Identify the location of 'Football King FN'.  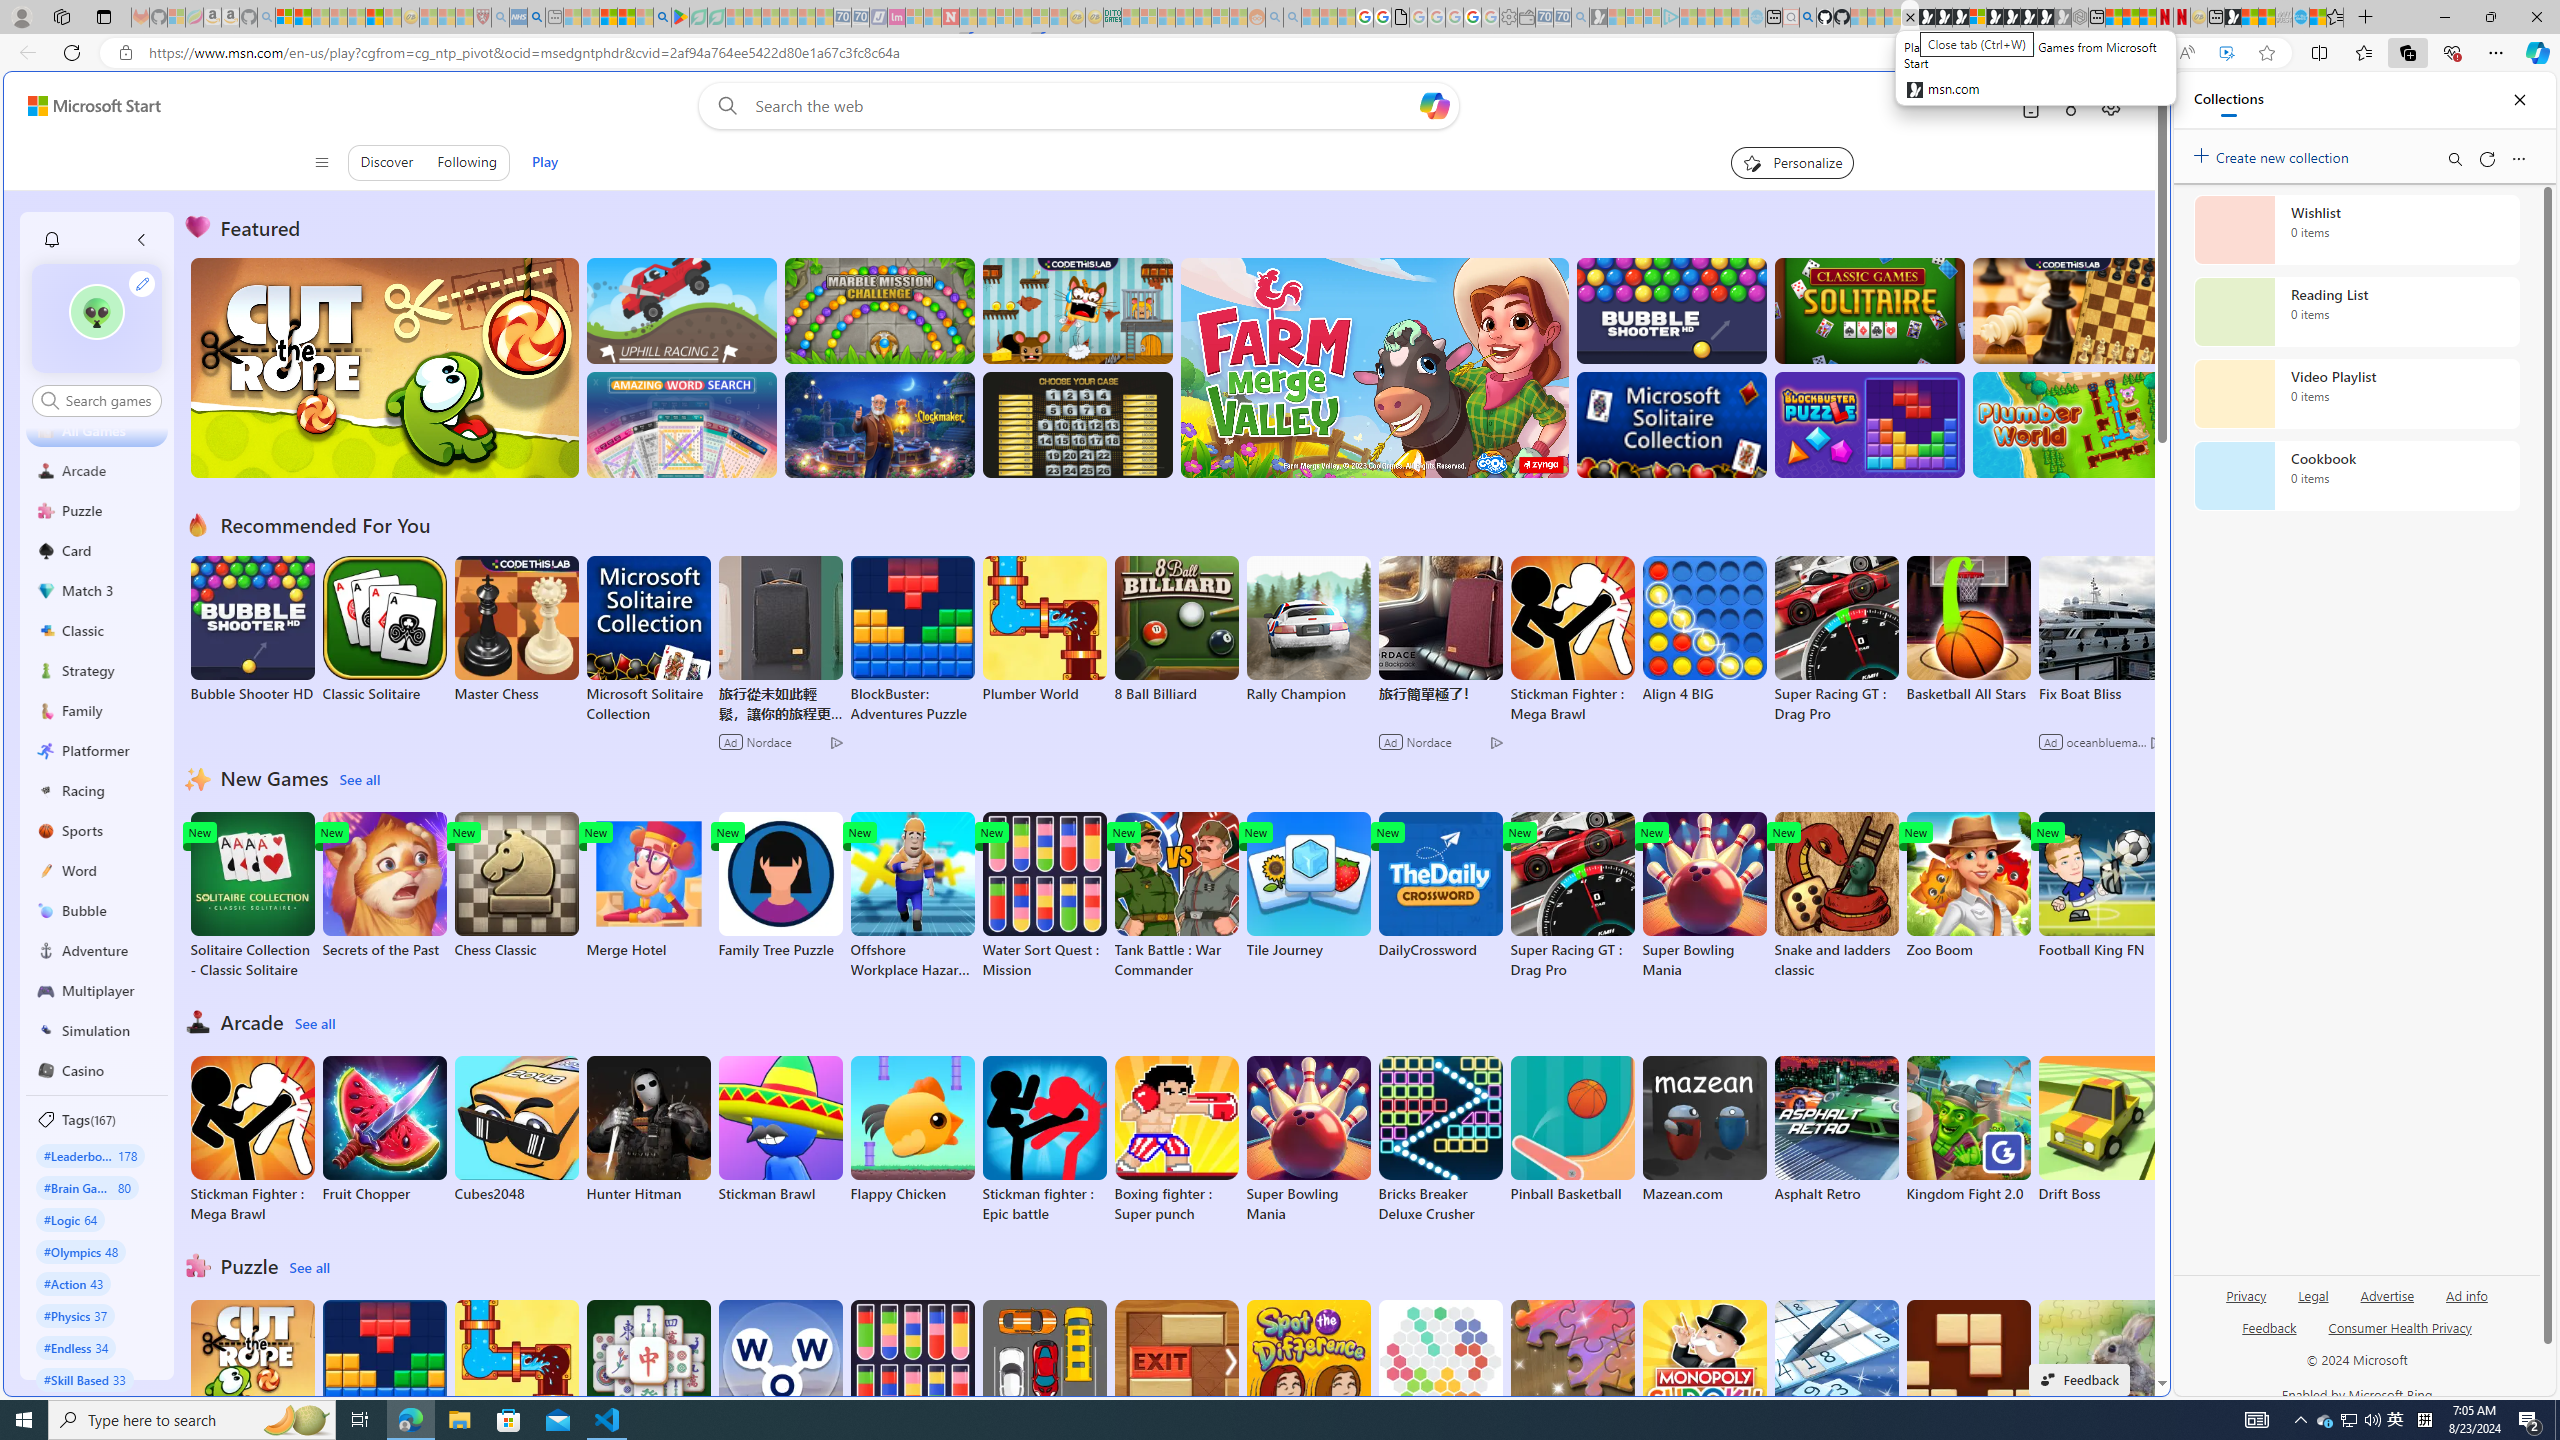
(2099, 885).